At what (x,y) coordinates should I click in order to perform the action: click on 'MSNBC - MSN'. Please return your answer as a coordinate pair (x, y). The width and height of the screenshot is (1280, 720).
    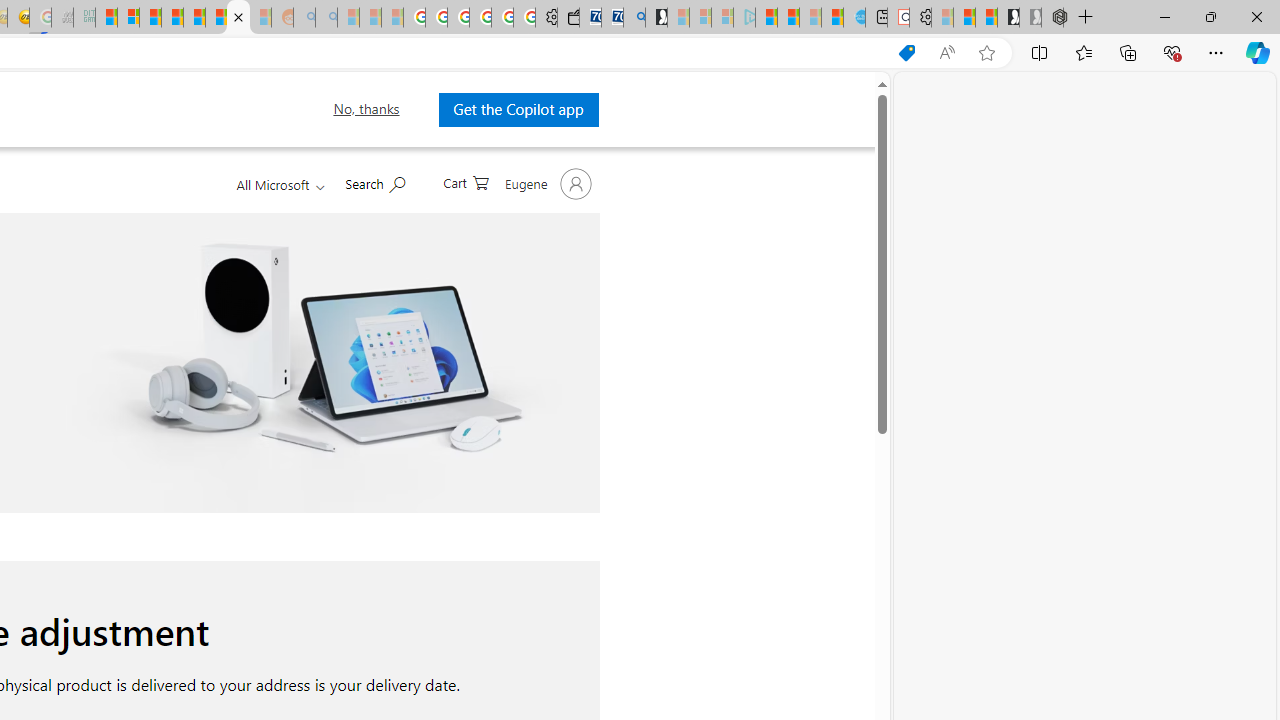
    Looking at the image, I should click on (105, 17).